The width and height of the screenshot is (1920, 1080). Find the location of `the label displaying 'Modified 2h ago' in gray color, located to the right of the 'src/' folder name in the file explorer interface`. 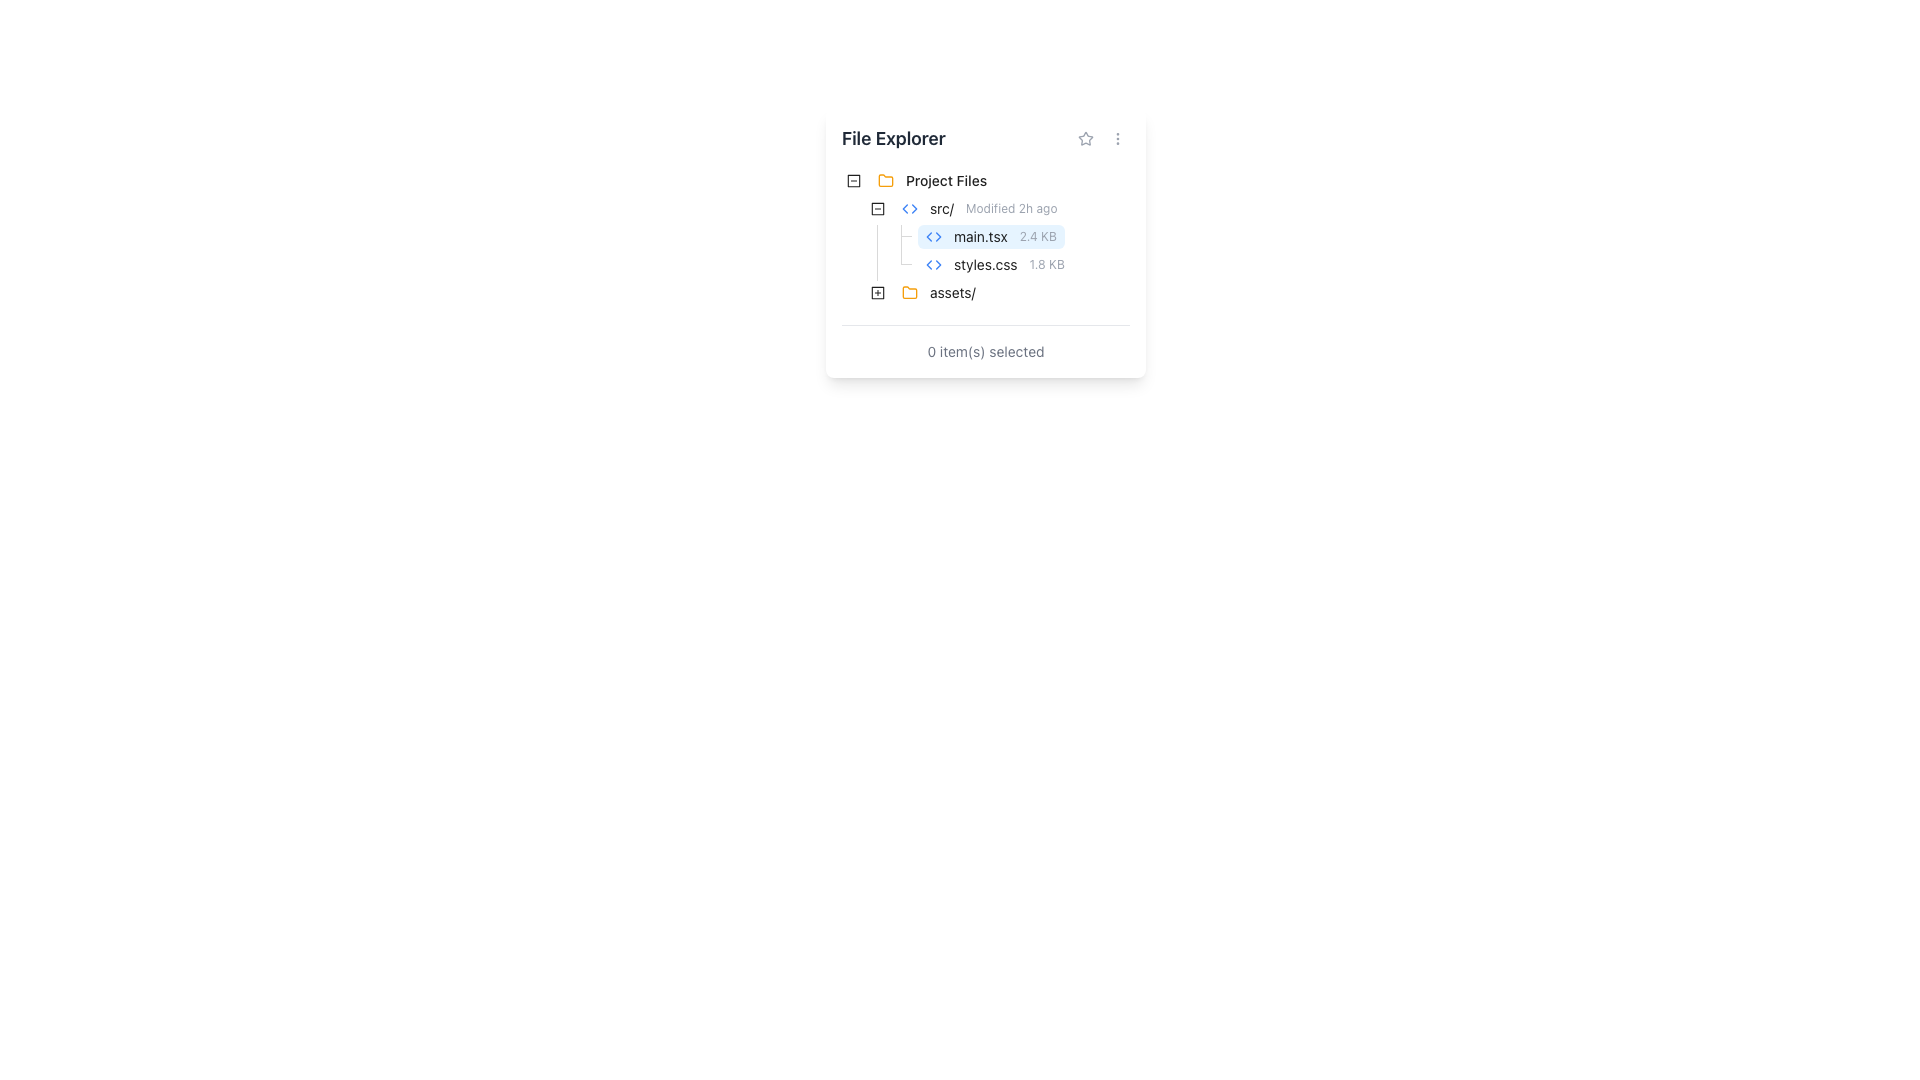

the label displaying 'Modified 2h ago' in gray color, located to the right of the 'src/' folder name in the file explorer interface is located at coordinates (1011, 208).